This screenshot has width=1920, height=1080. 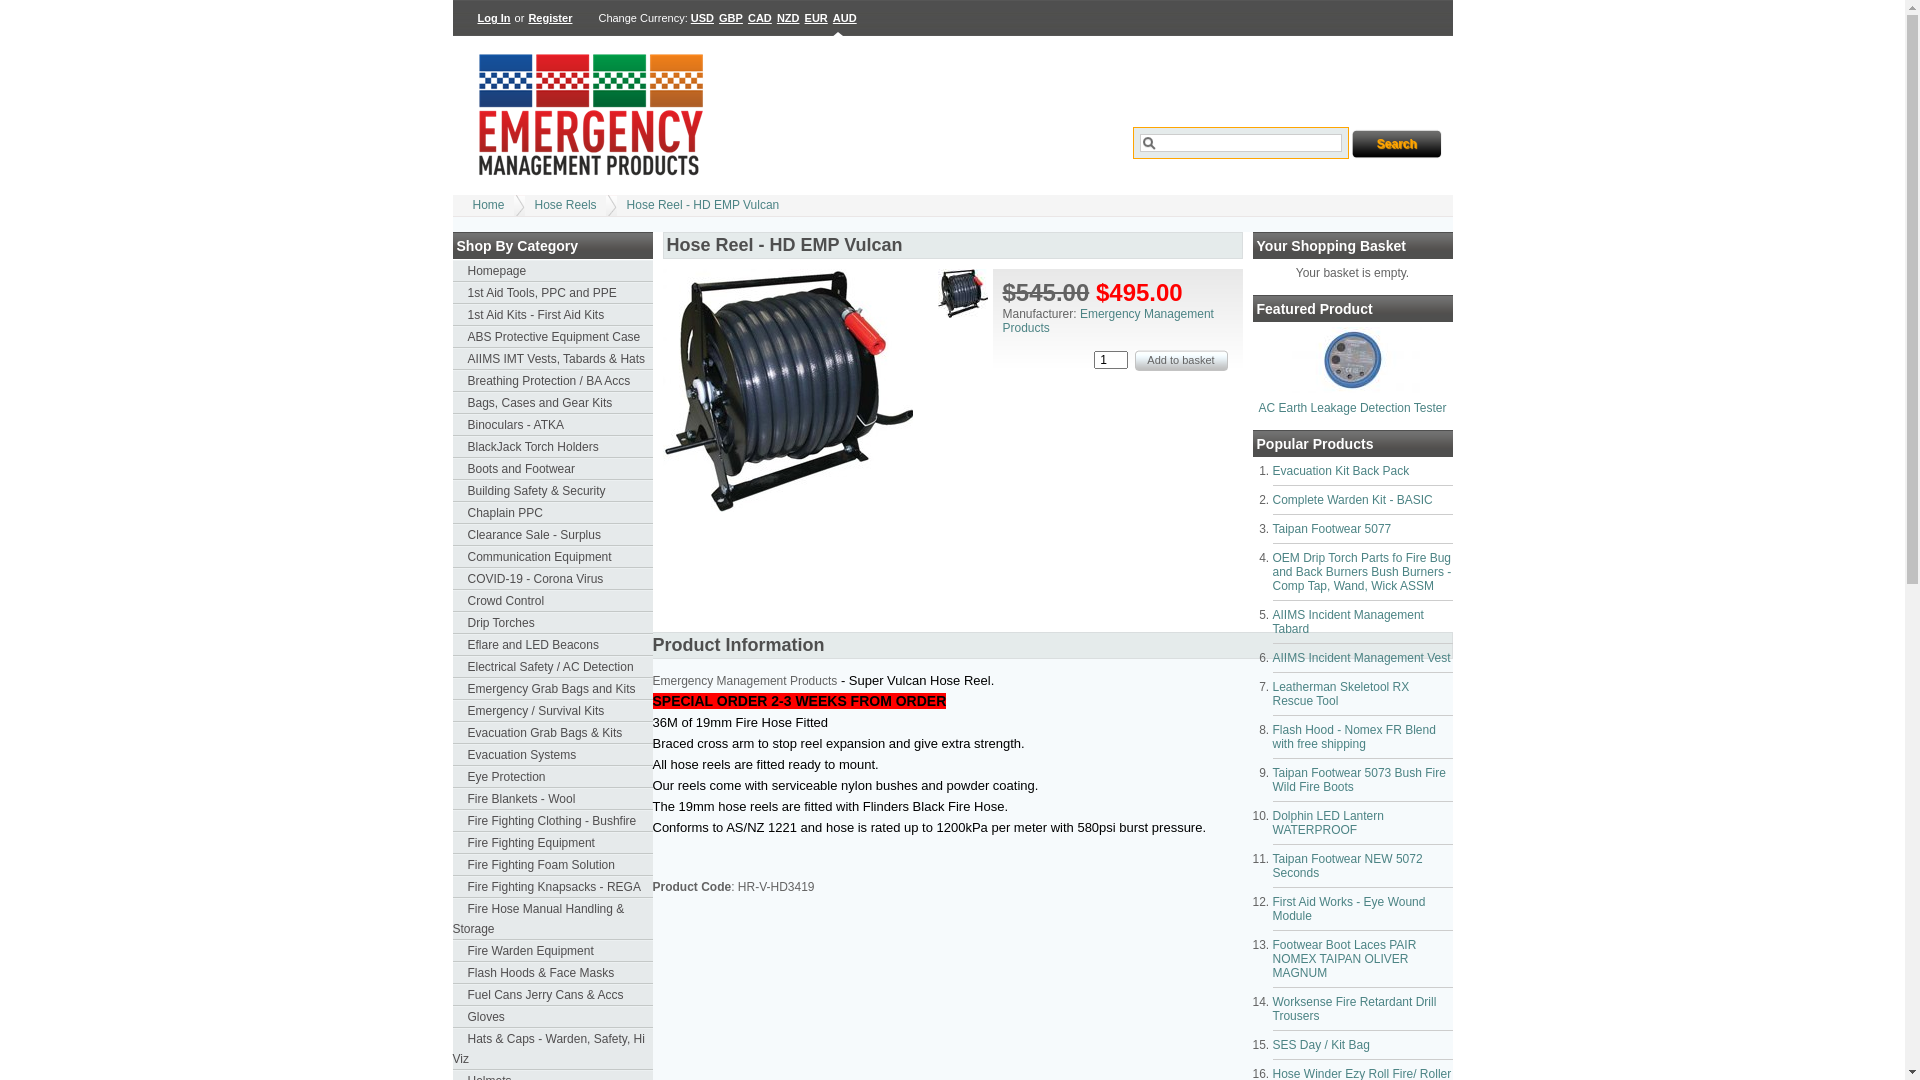 I want to click on 'Hose Reel - HD EMP Vulcan', so click(x=703, y=204).